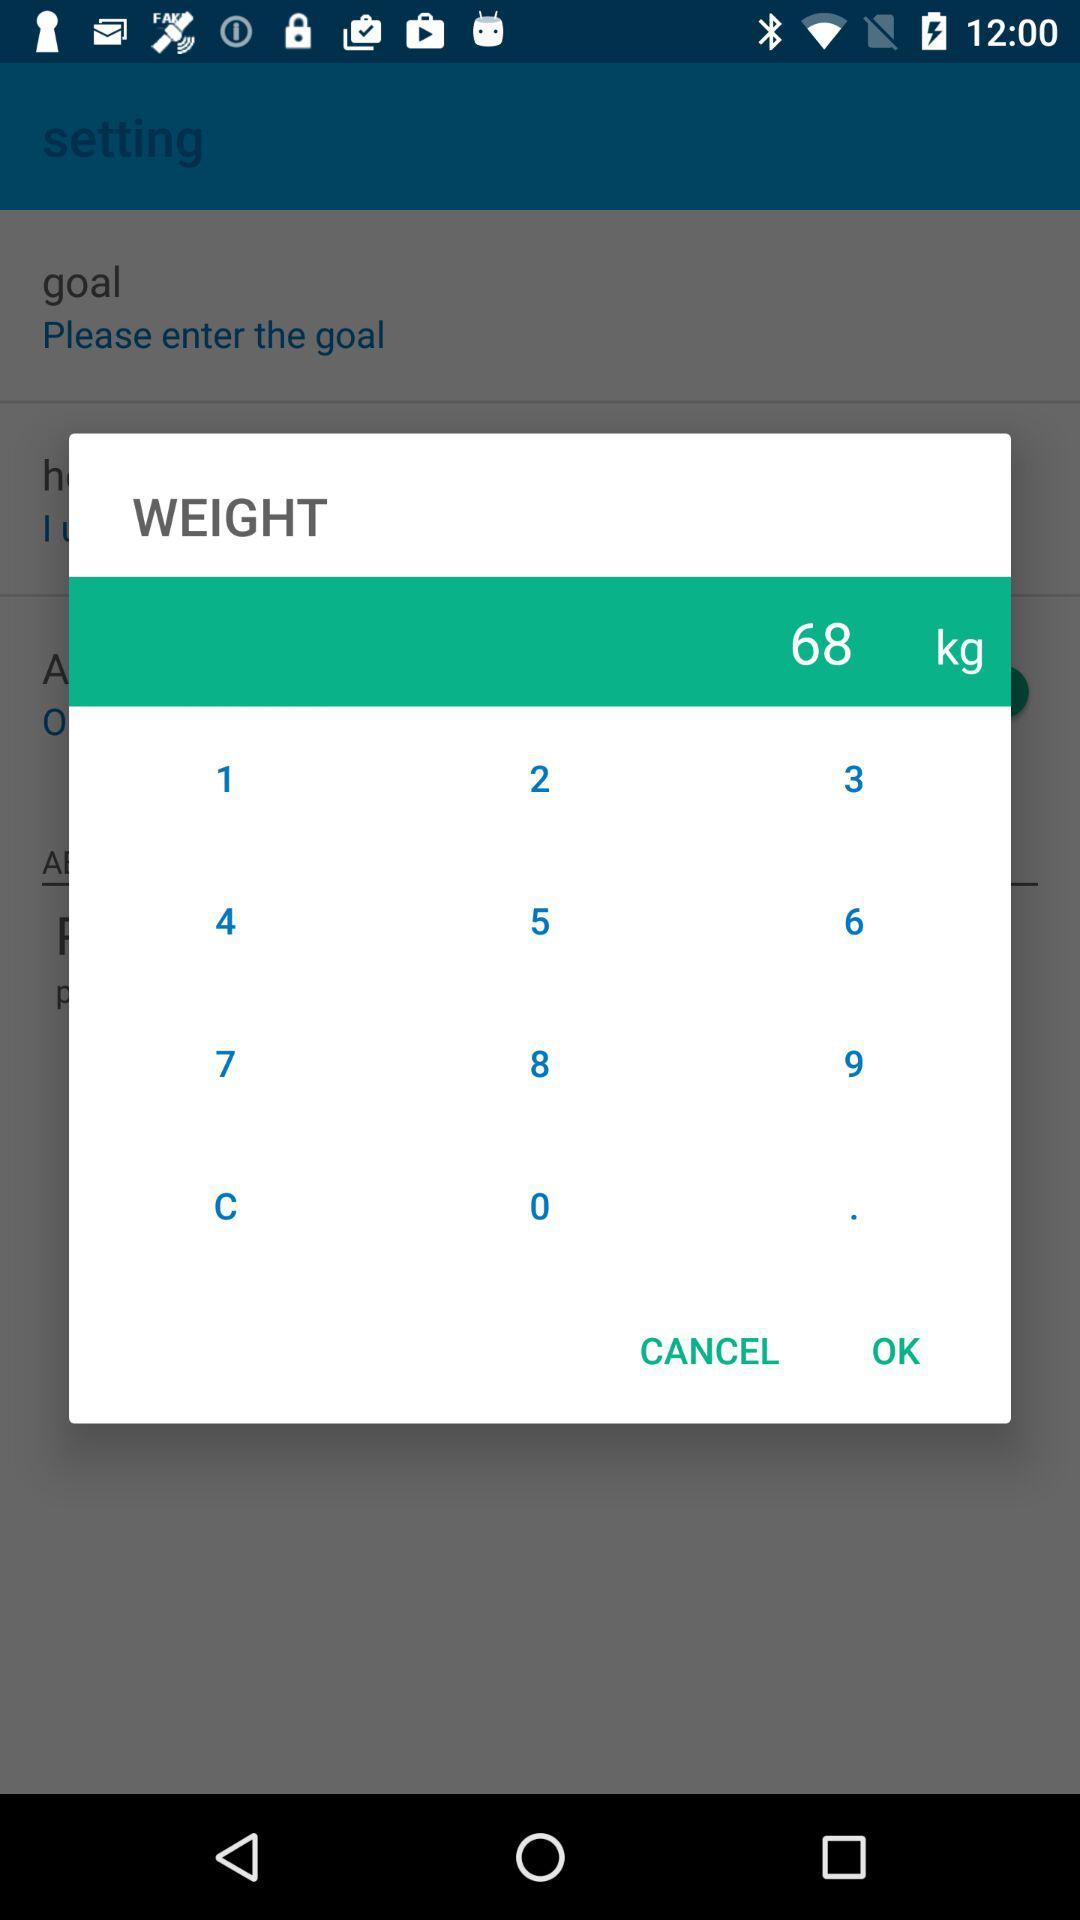 This screenshot has height=1920, width=1080. I want to click on item above 9 item, so click(854, 919).